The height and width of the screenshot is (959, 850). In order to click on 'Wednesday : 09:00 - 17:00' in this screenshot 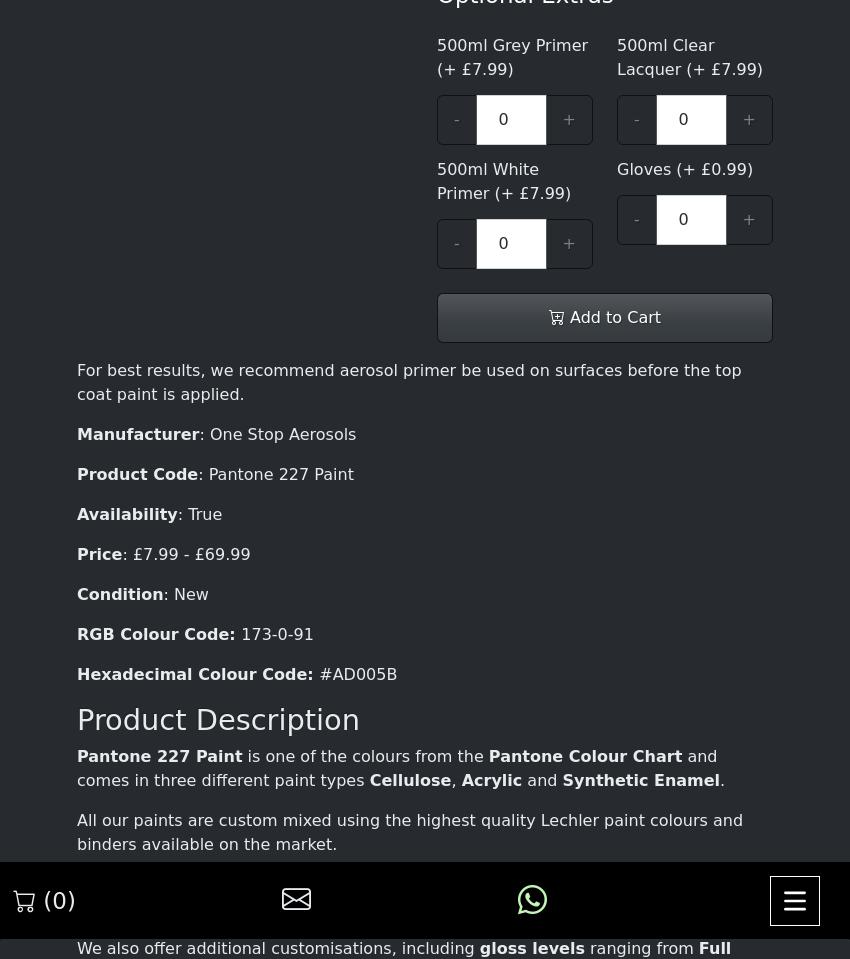, I will do `click(244, 603)`.